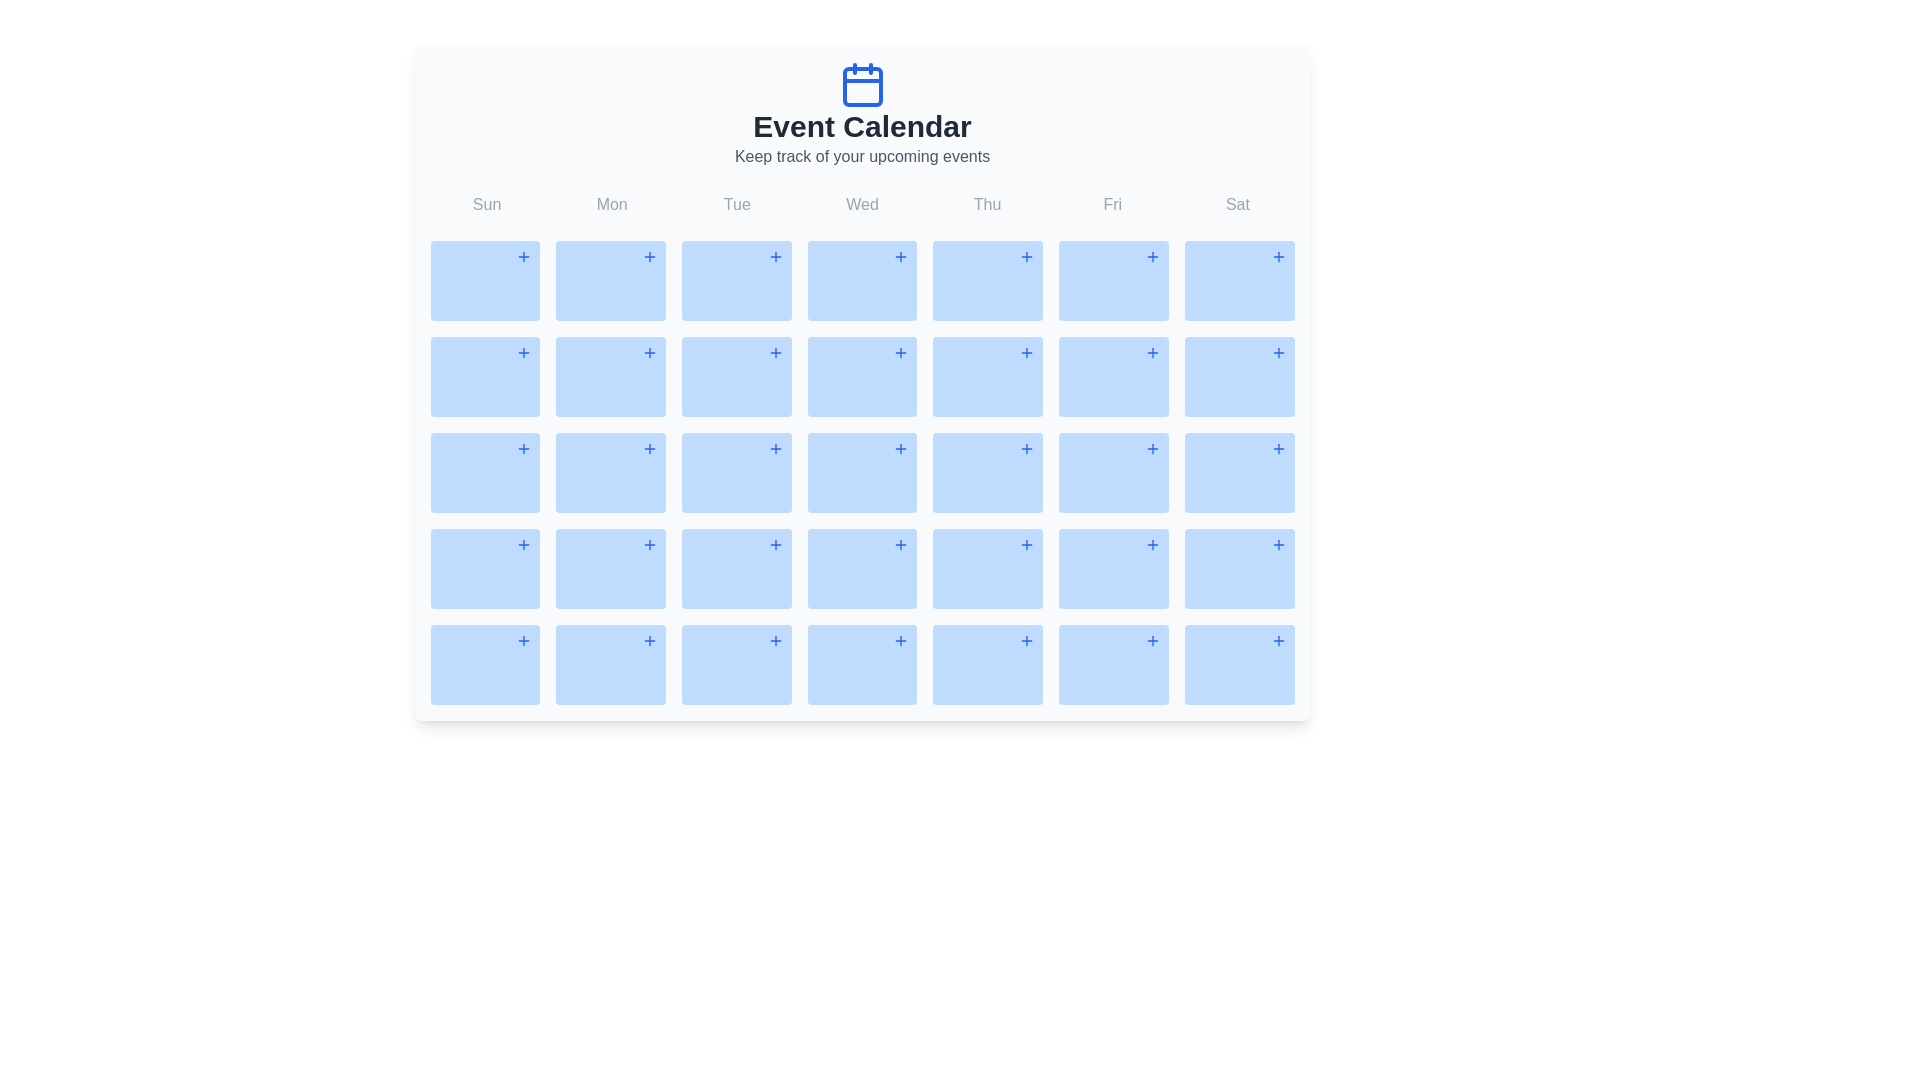 The height and width of the screenshot is (1080, 1920). I want to click on the blue '+' button located in the top-right corner of the fourth cell in the fourth row of the event calendar, so click(1027, 447).